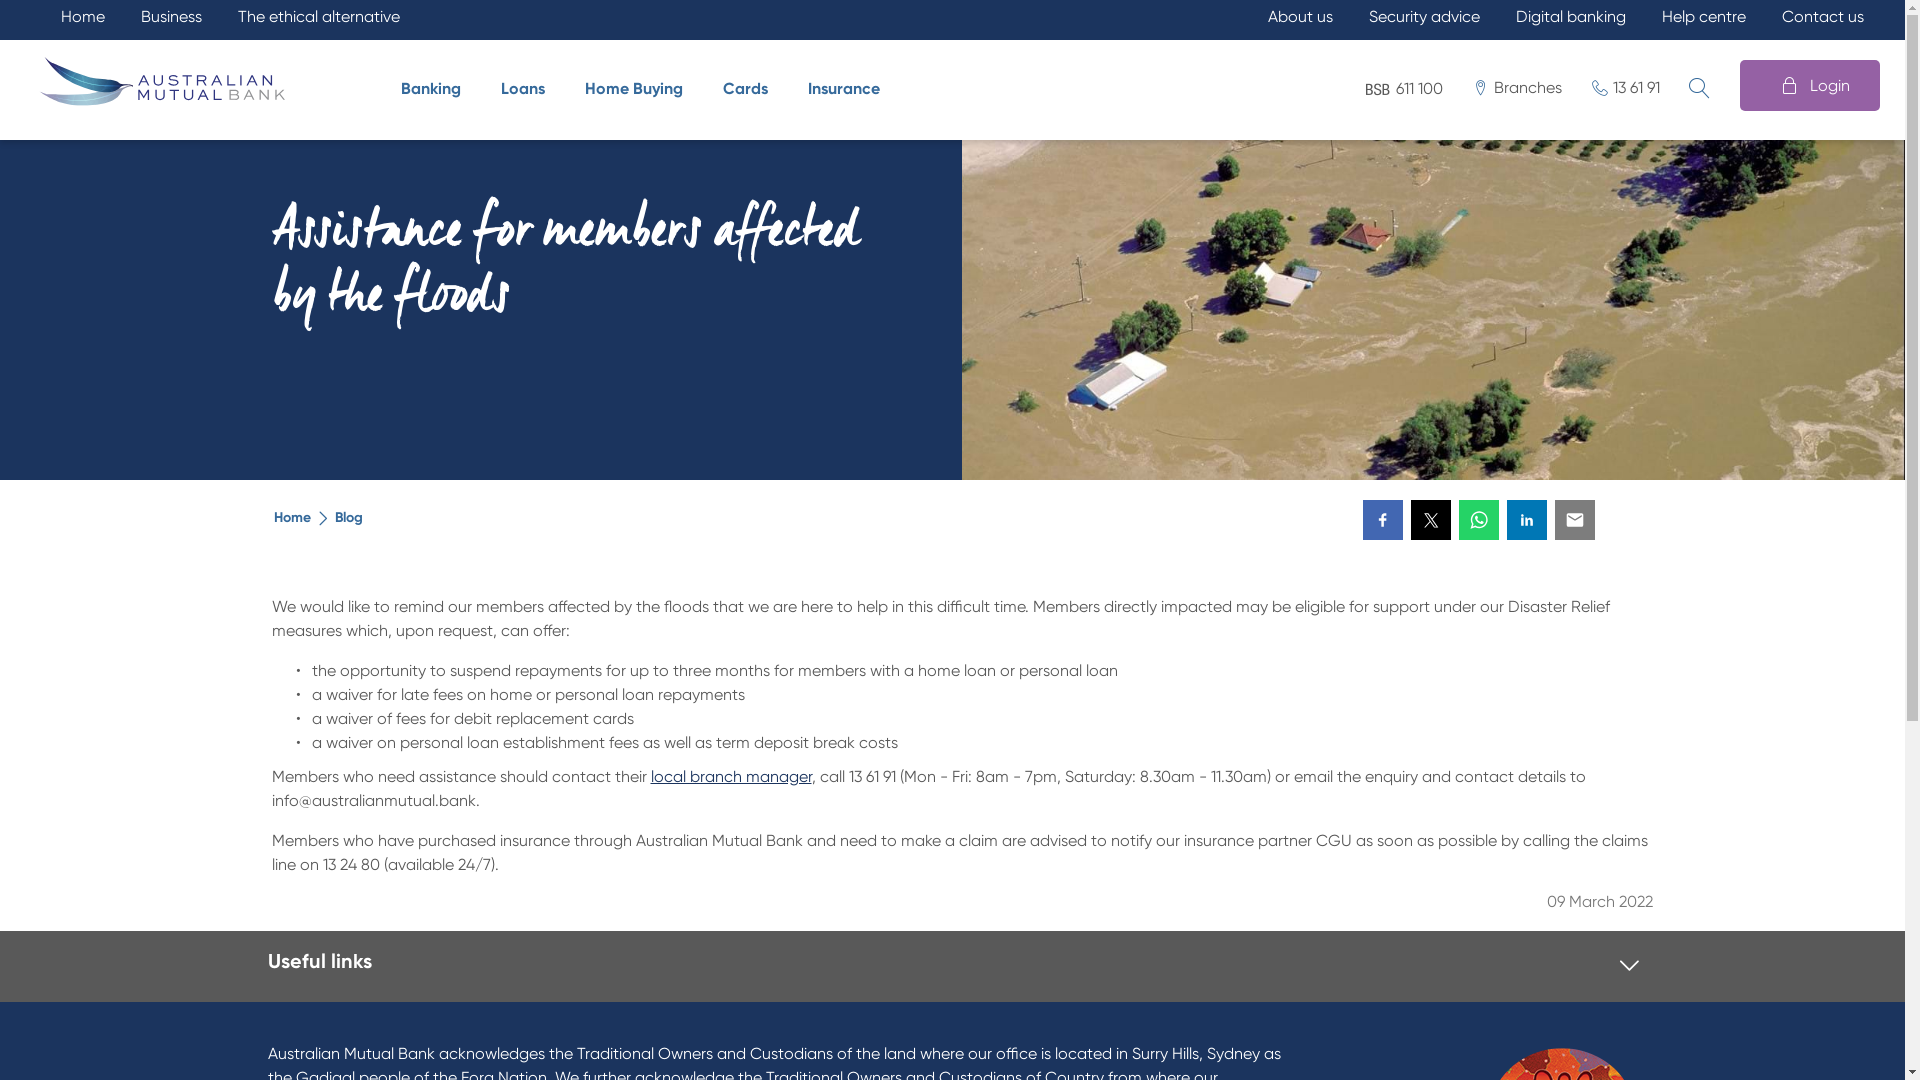 This screenshot has height=1080, width=1920. I want to click on 'Home Buying', so click(637, 87).